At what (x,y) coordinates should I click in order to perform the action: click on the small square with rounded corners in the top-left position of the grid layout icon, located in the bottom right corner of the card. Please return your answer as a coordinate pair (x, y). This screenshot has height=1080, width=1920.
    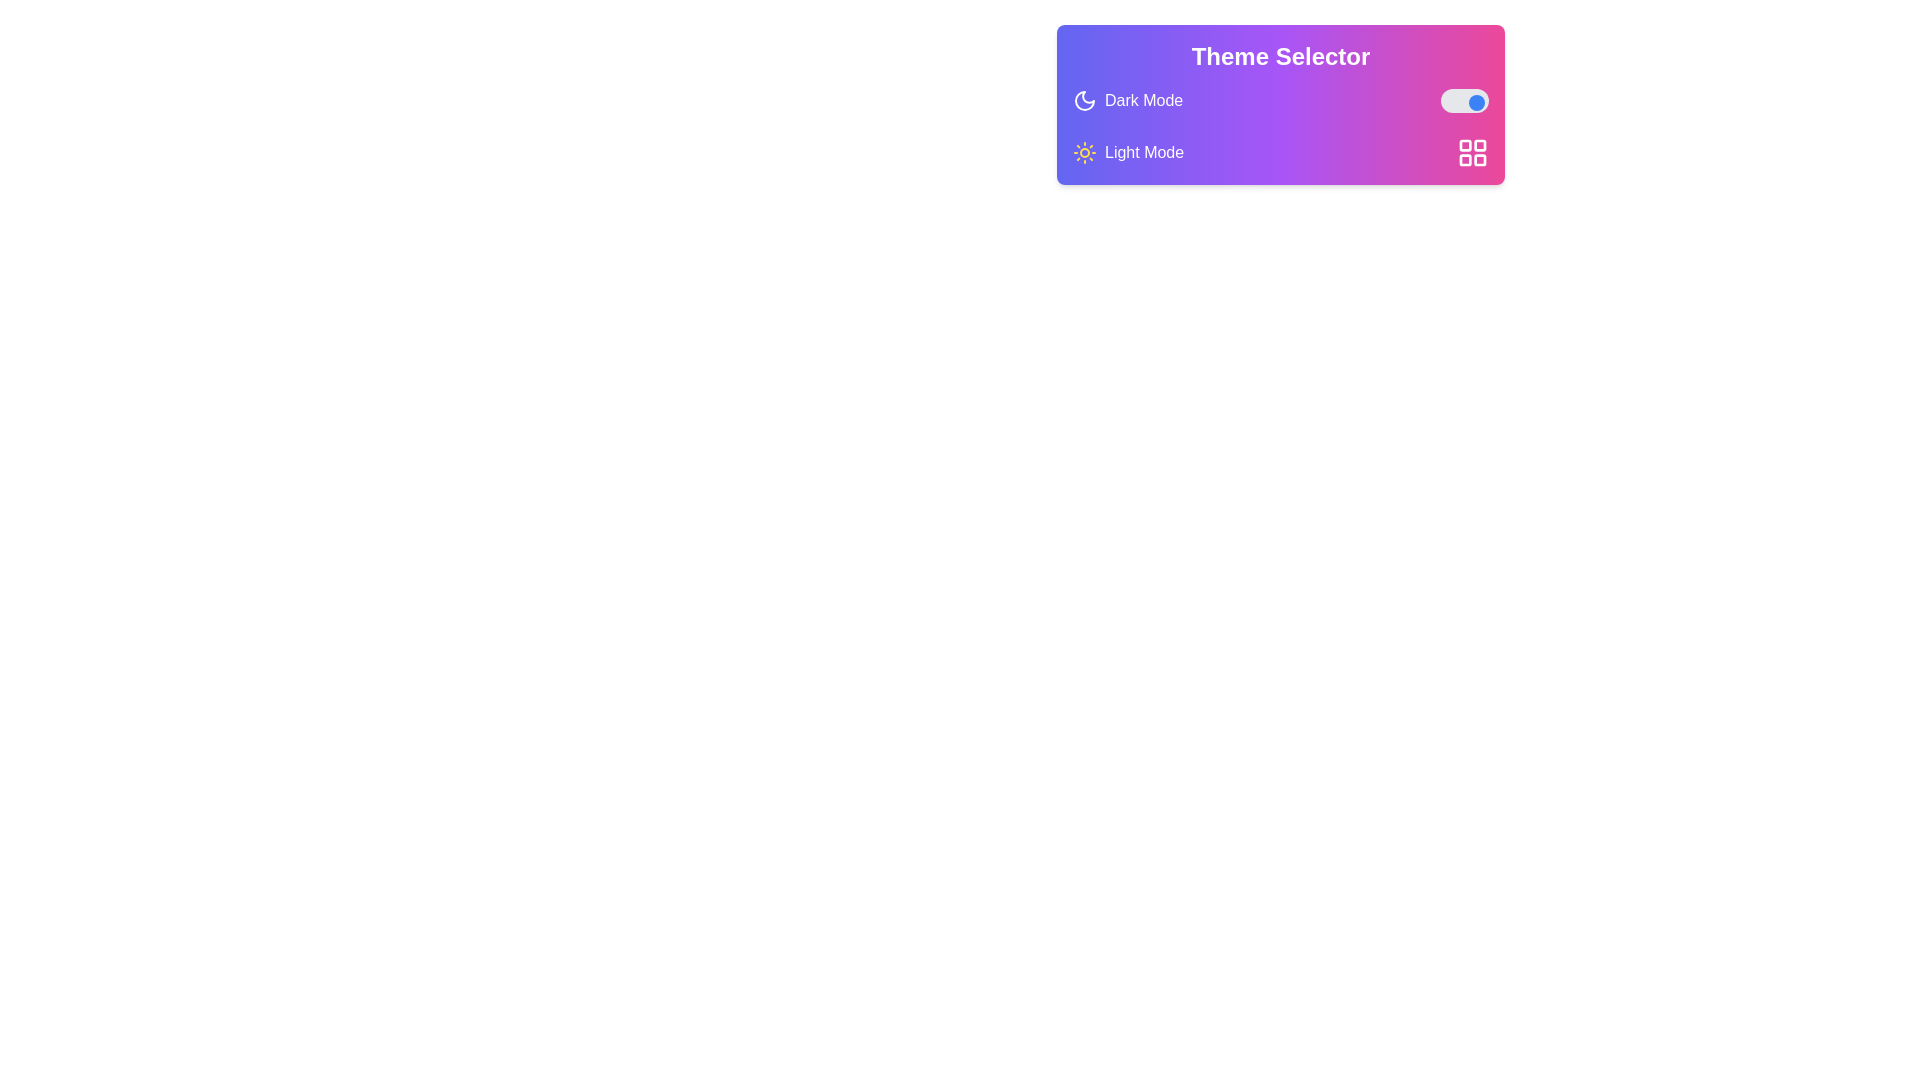
    Looking at the image, I should click on (1465, 144).